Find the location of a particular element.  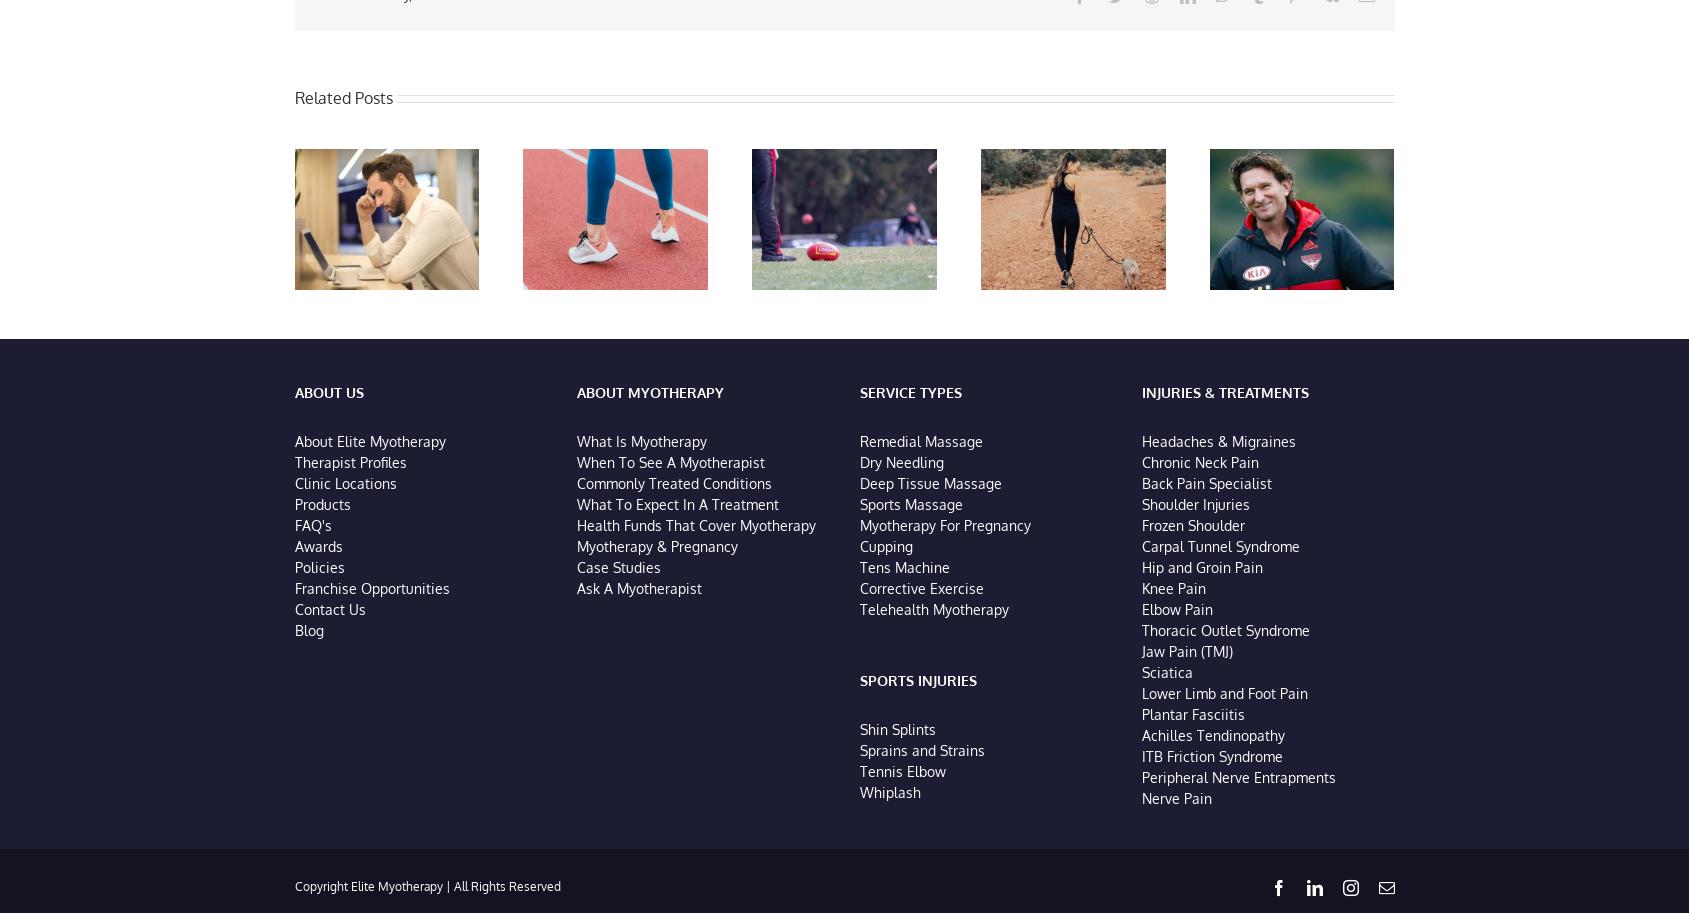

'Achilles Tendinopathy' is located at coordinates (1212, 737).